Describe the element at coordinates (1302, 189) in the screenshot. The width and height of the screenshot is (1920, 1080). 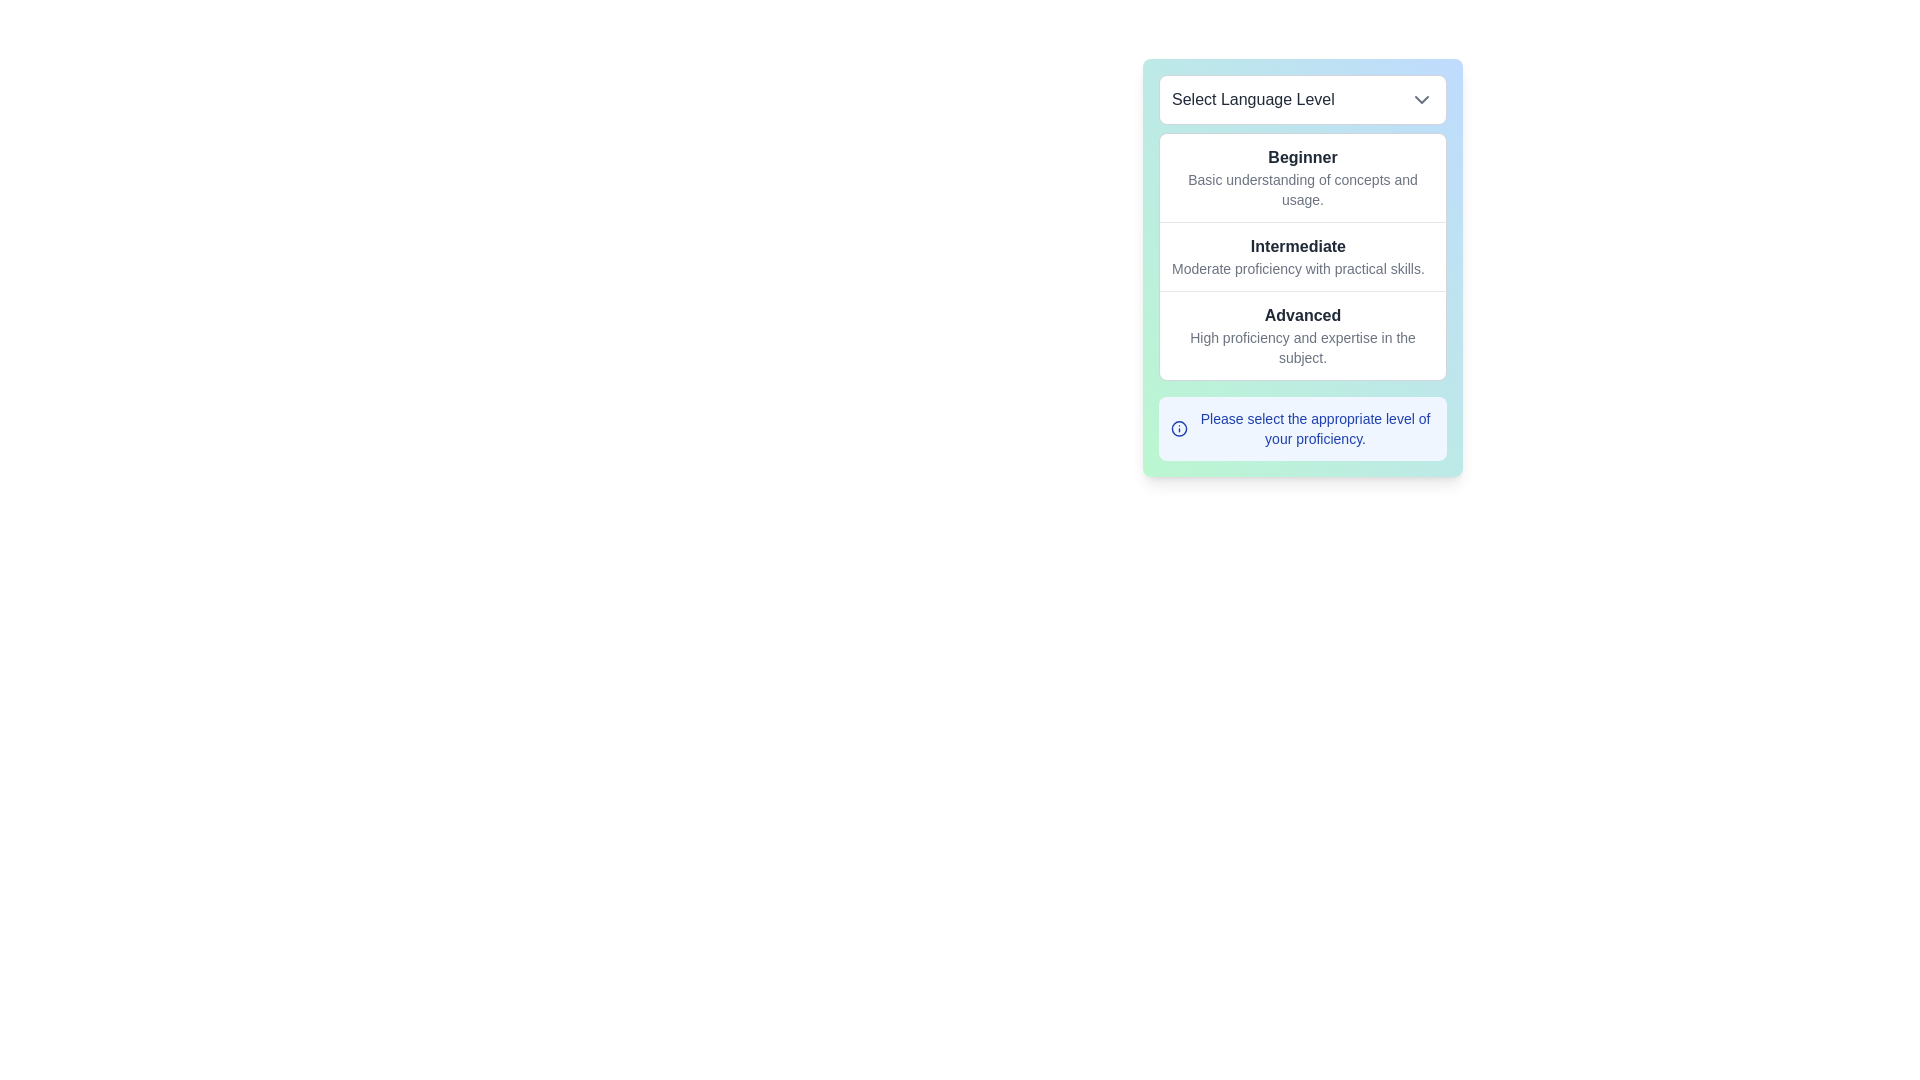
I see `the descriptive text label providing details about the 'Beginner' option, which is positioned within a centered card-like interface under the header 'Beginner'` at that location.